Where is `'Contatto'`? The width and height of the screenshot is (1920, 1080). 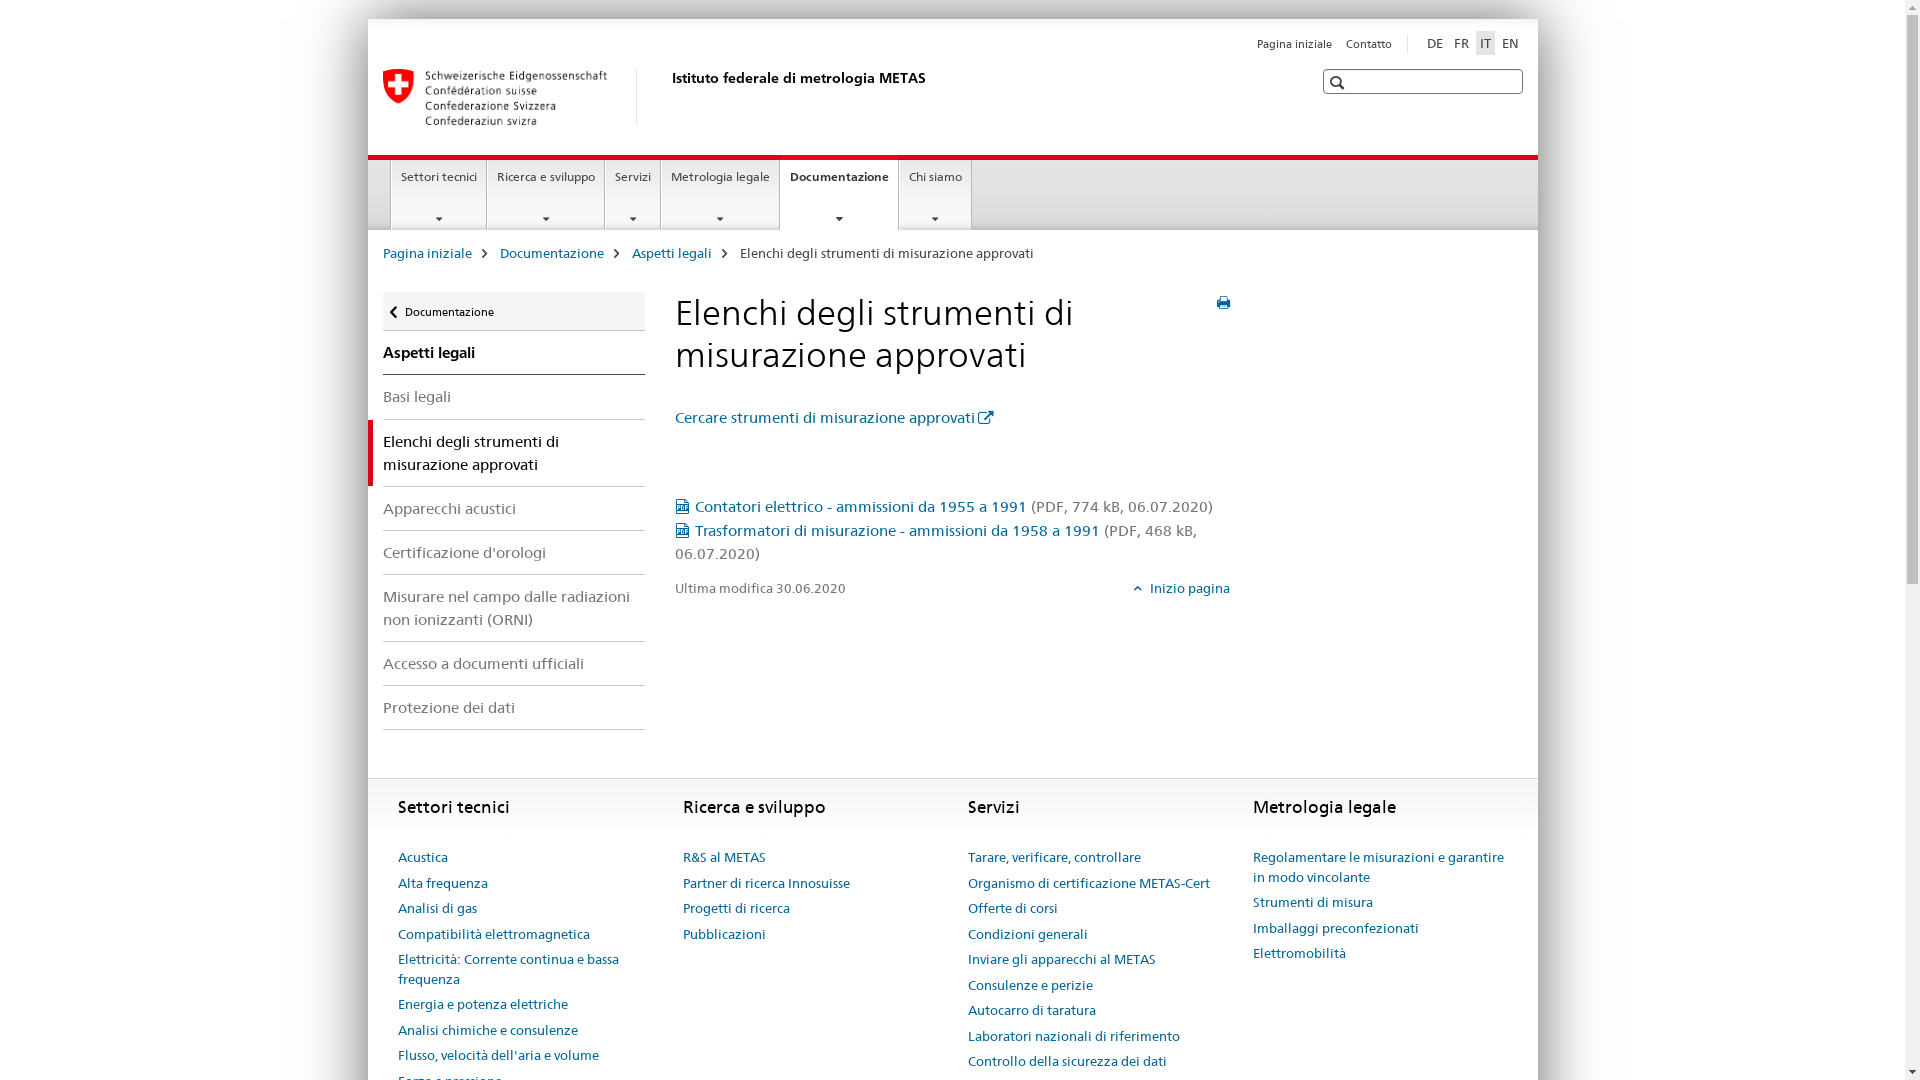 'Contatto' is located at coordinates (1367, 43).